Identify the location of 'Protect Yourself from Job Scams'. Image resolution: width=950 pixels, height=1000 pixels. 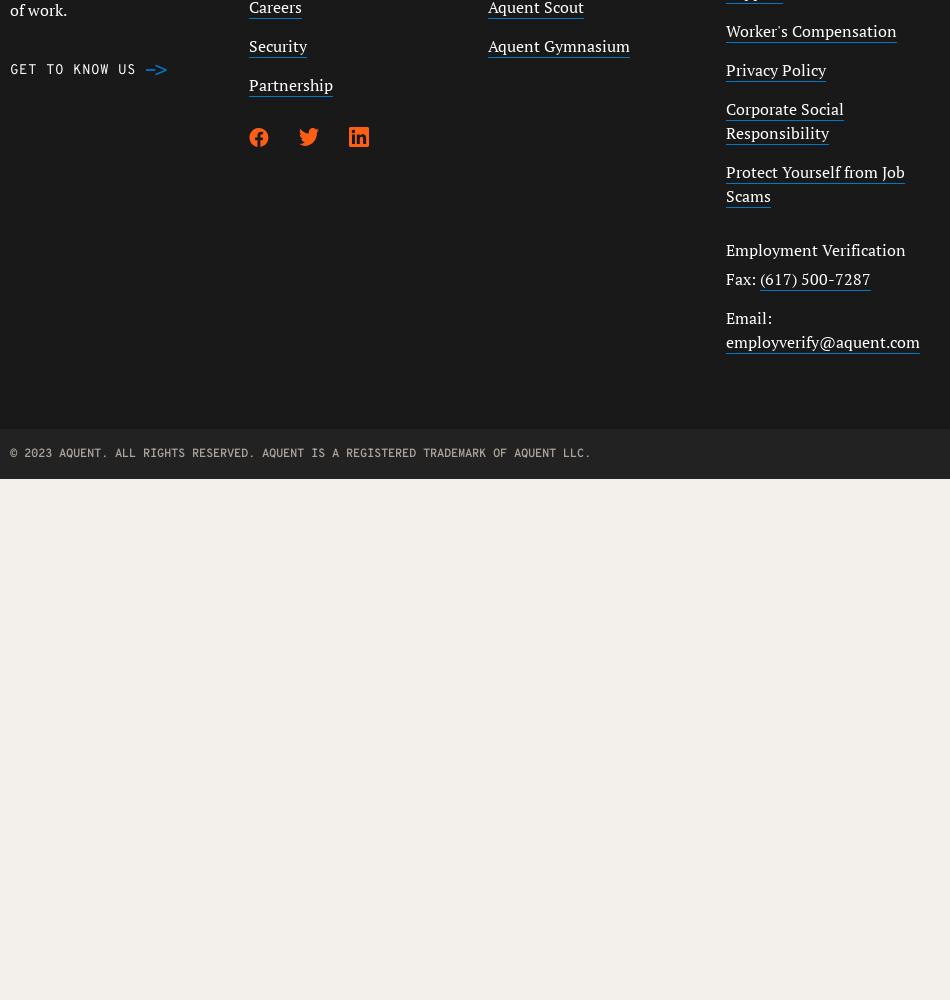
(814, 184).